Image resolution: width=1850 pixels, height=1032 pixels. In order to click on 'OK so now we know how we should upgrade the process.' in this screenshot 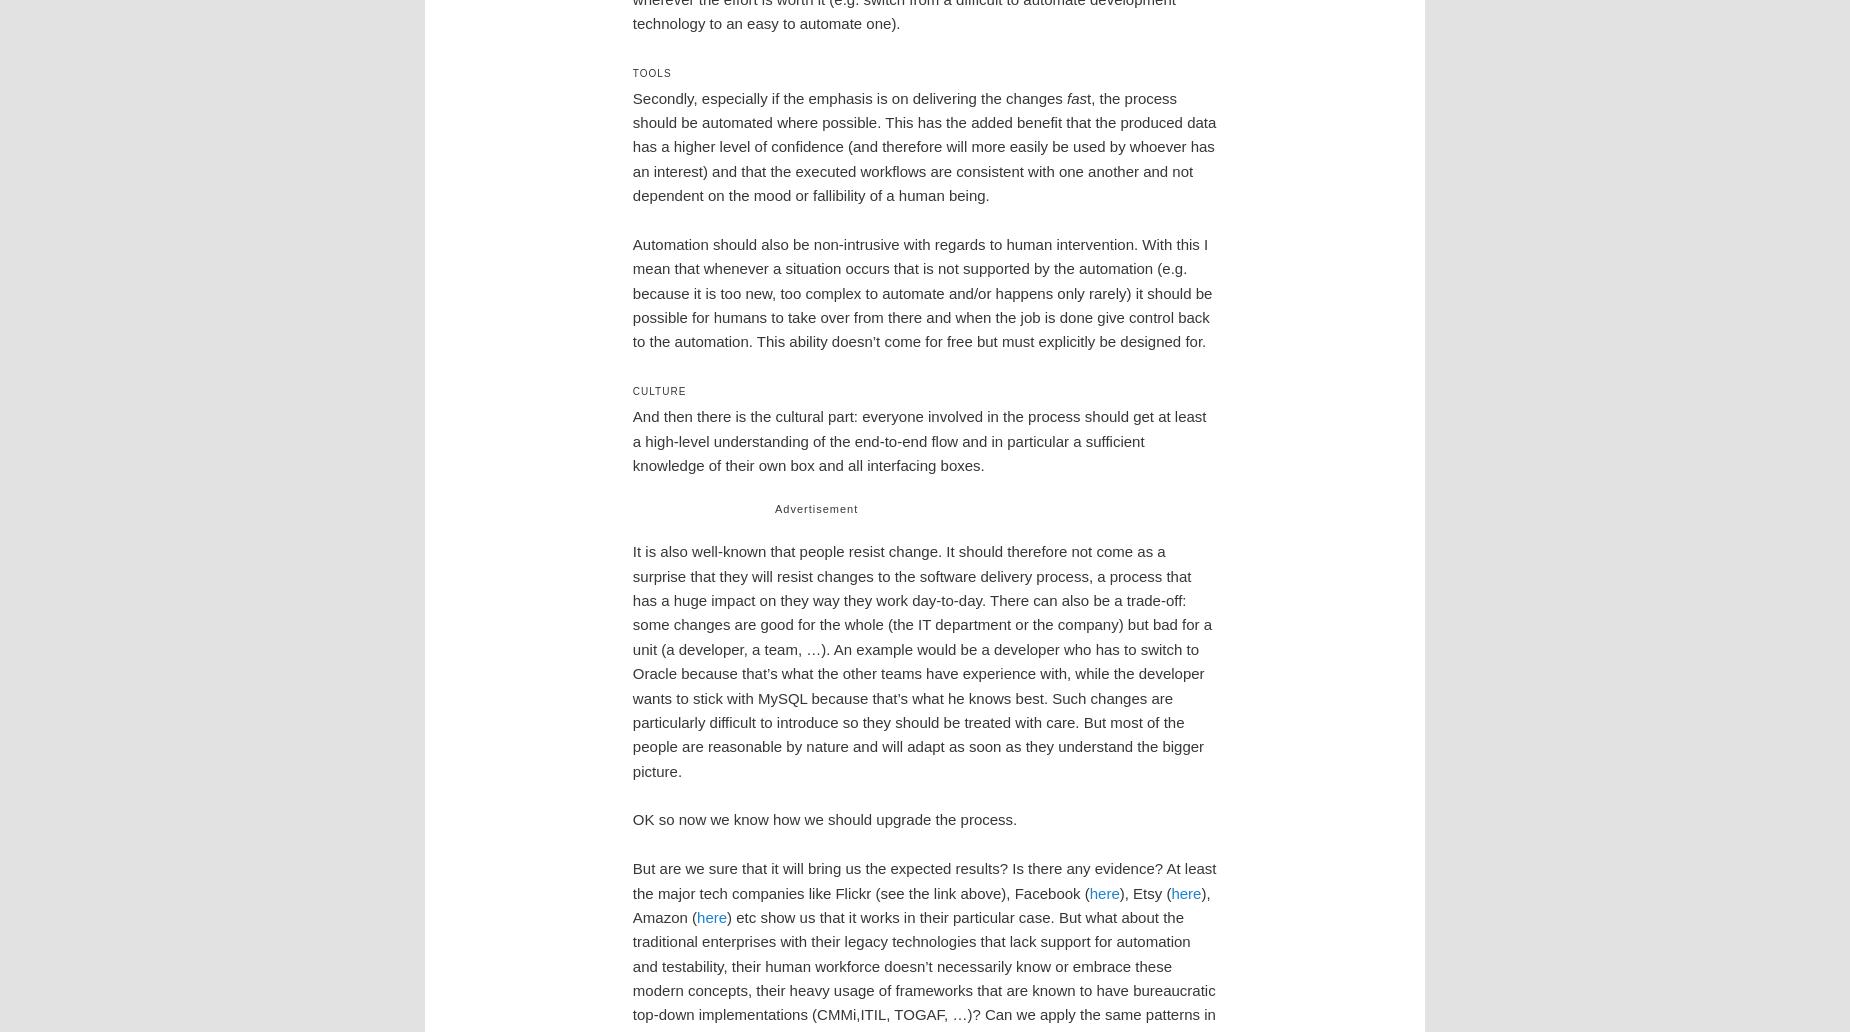, I will do `click(824, 819)`.